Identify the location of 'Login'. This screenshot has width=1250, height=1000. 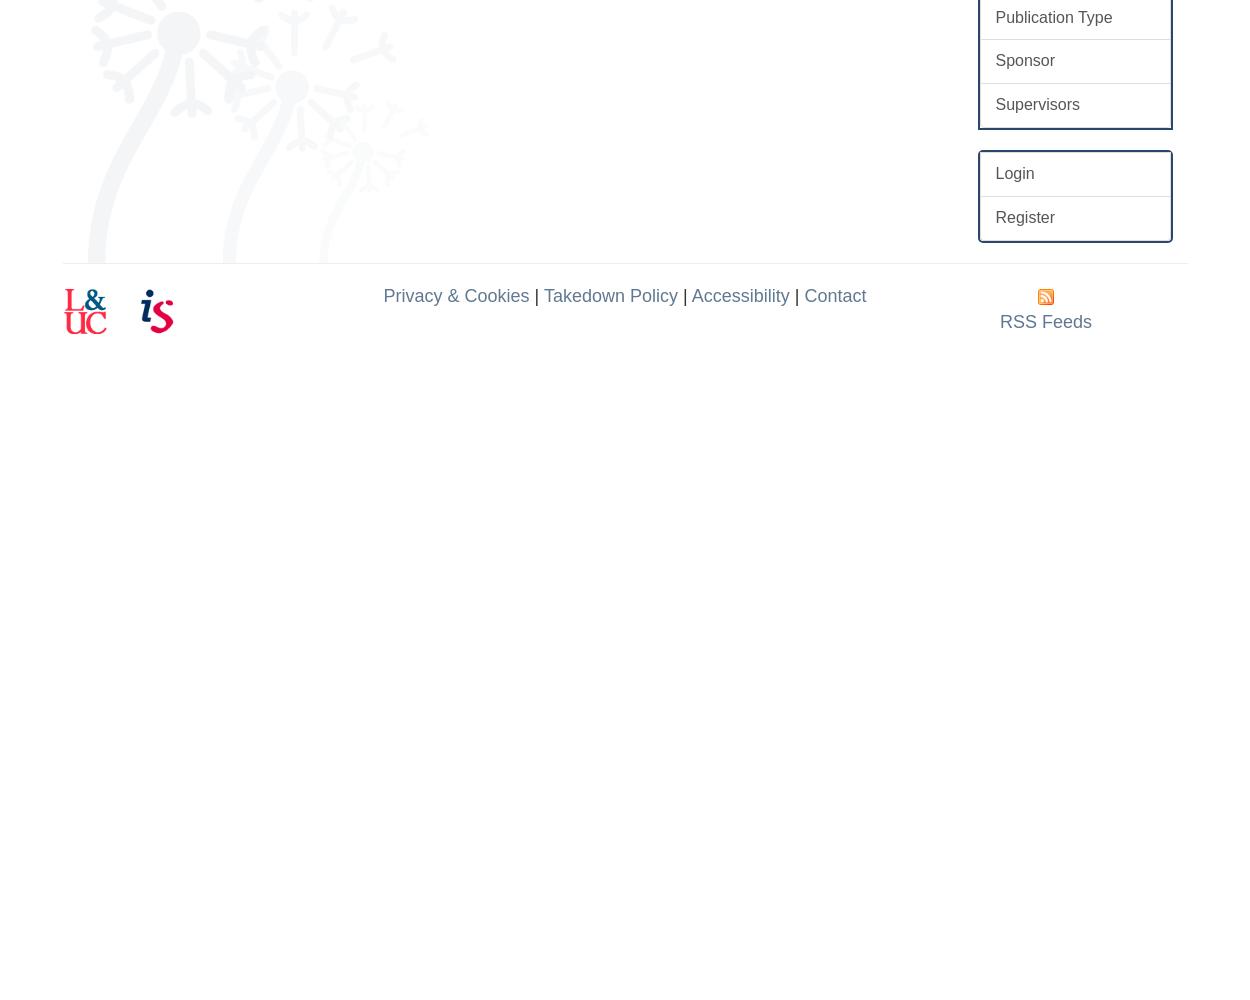
(1014, 173).